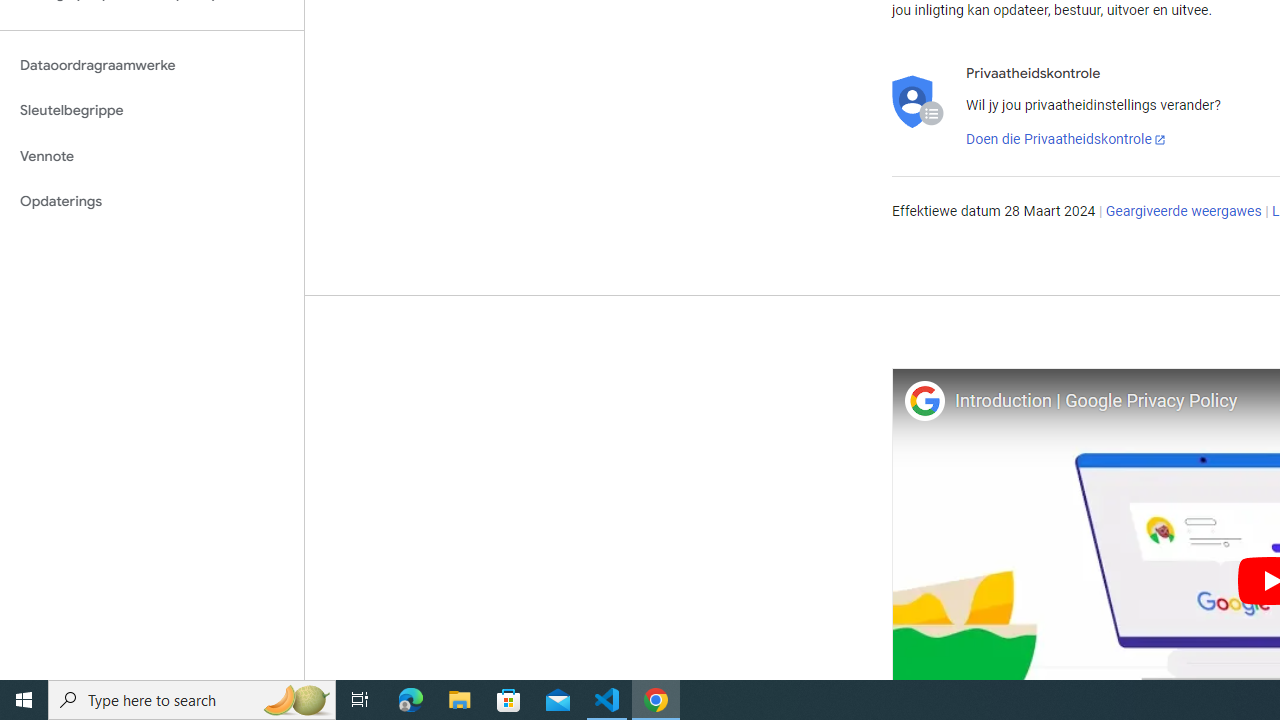 Image resolution: width=1280 pixels, height=720 pixels. Describe the element at coordinates (1065, 139) in the screenshot. I see `'Doen die Privaatheidskontrole'` at that location.